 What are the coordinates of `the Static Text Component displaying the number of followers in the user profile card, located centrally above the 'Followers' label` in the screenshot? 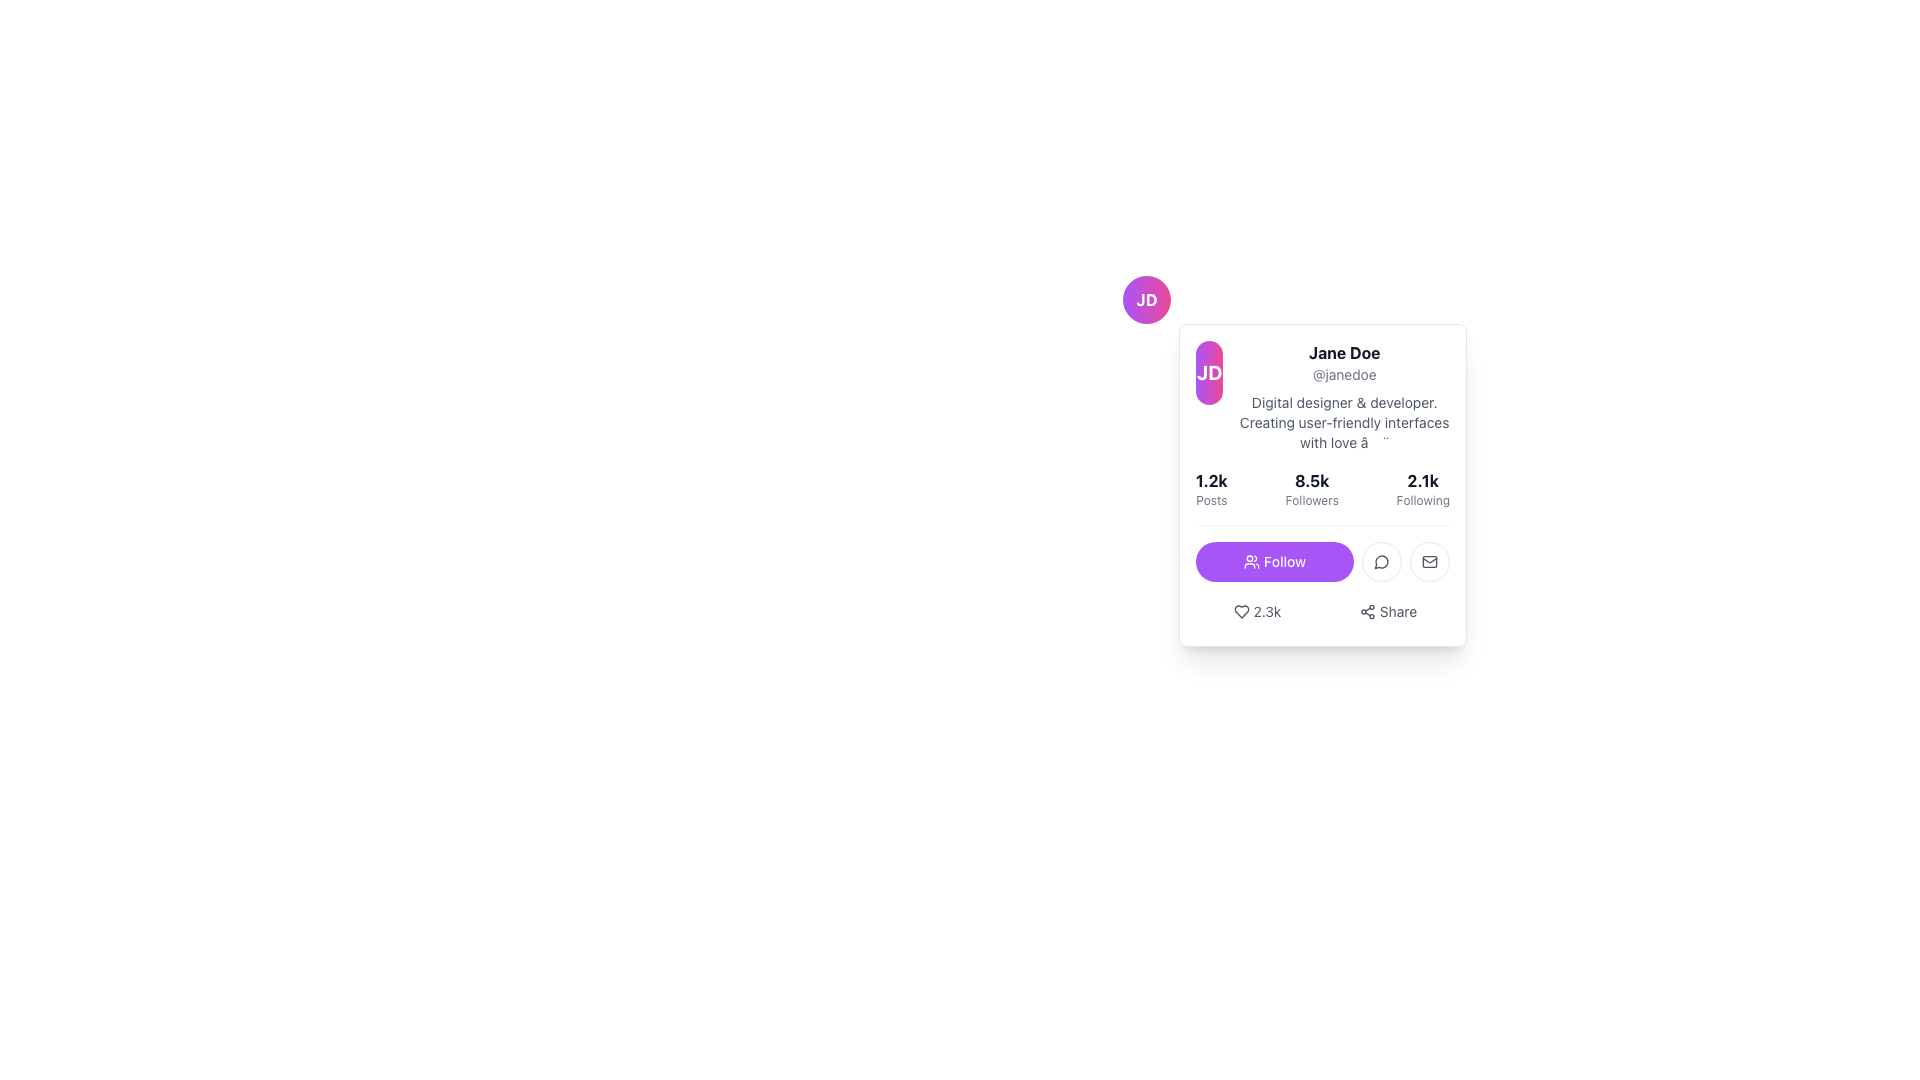 It's located at (1312, 481).